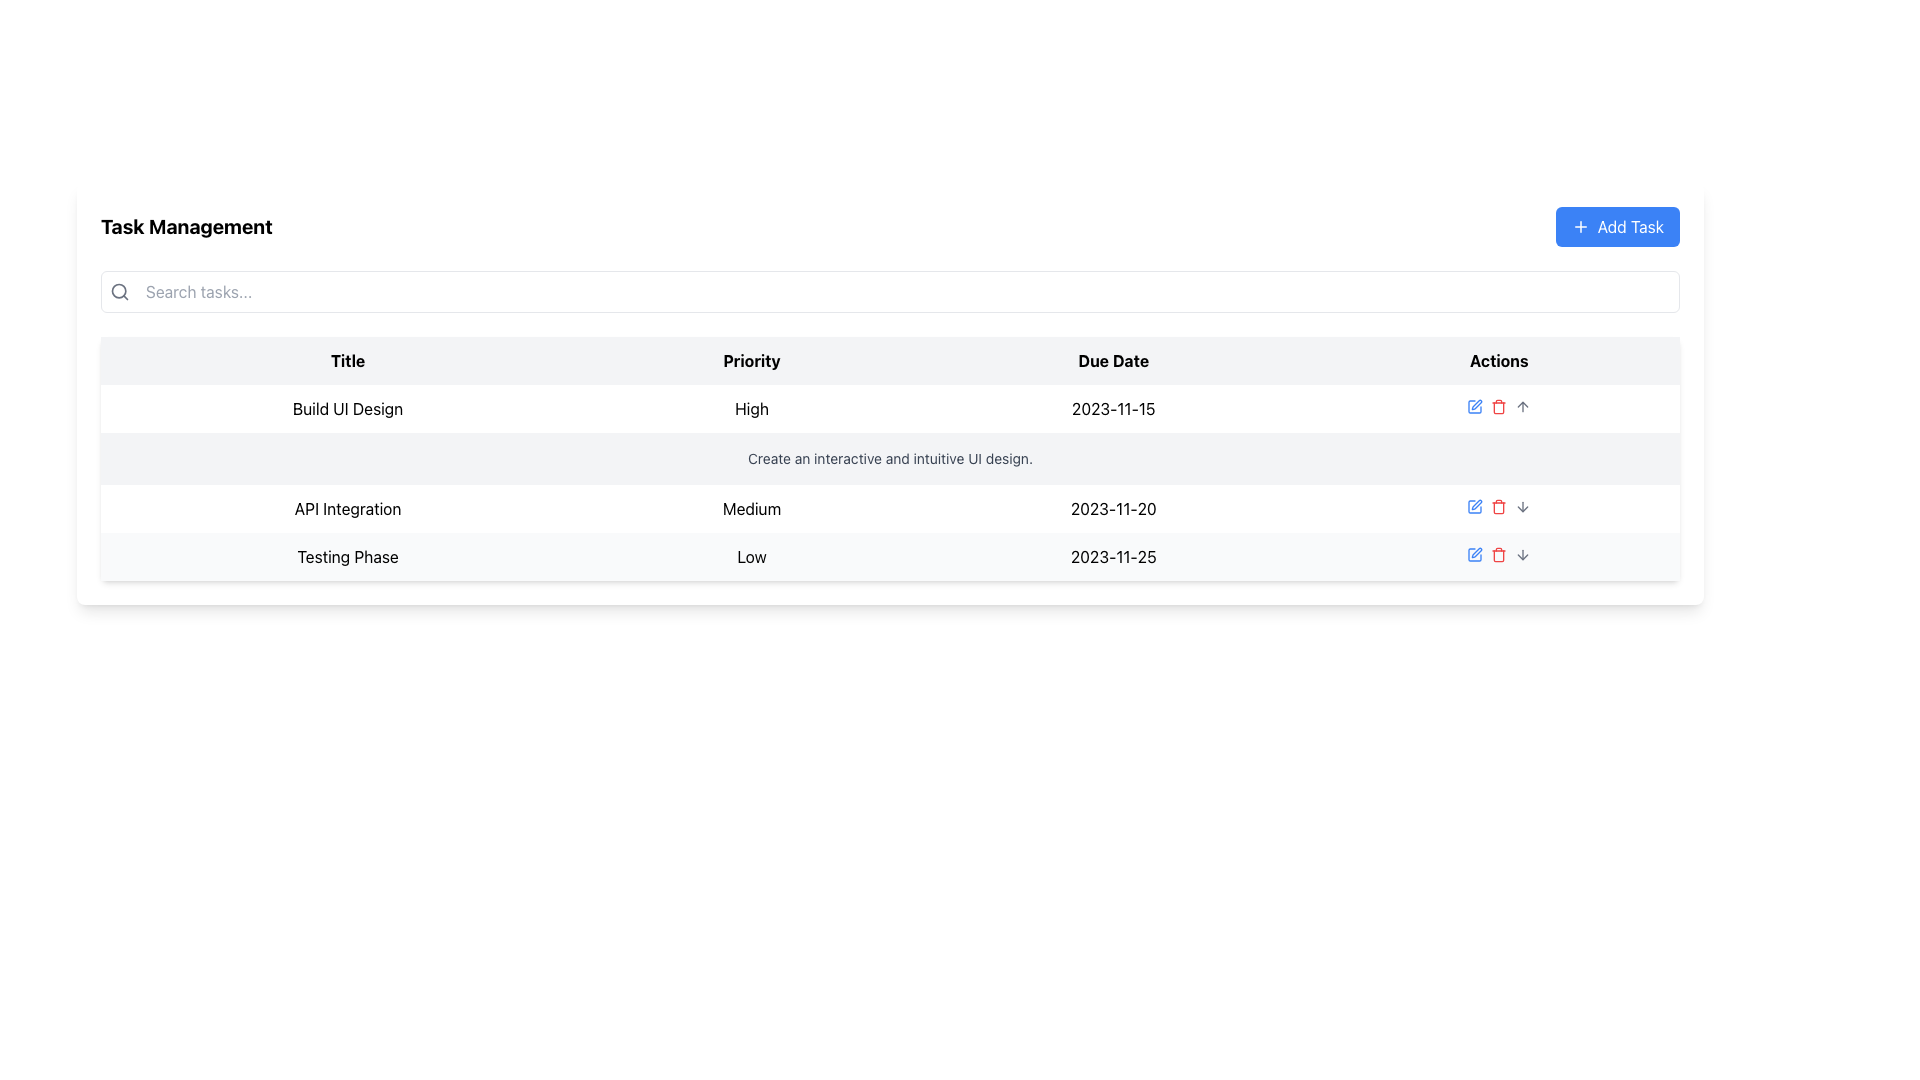 Image resolution: width=1920 pixels, height=1080 pixels. Describe the element at coordinates (347, 556) in the screenshot. I see `the 'Testing Phase' text element in the 'Title' column to focus on it` at that location.